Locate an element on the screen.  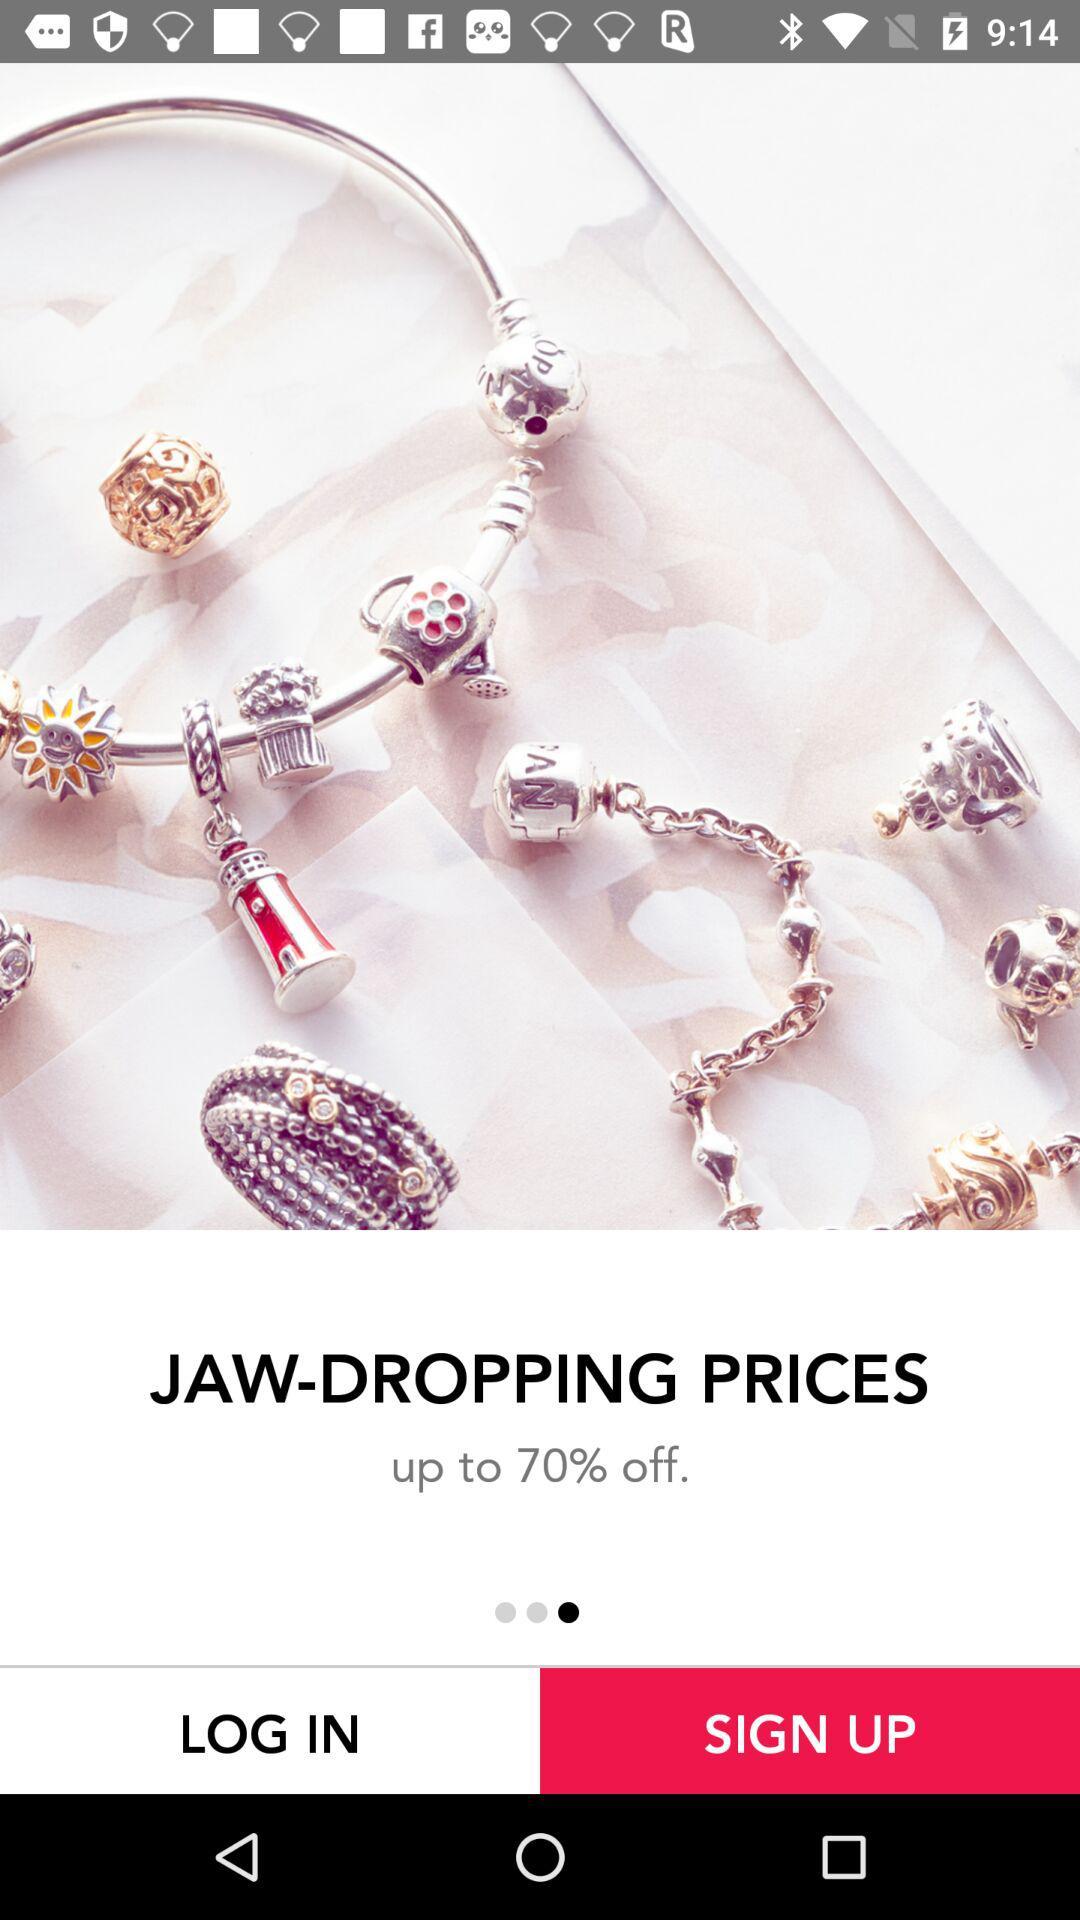
the log in item is located at coordinates (270, 1730).